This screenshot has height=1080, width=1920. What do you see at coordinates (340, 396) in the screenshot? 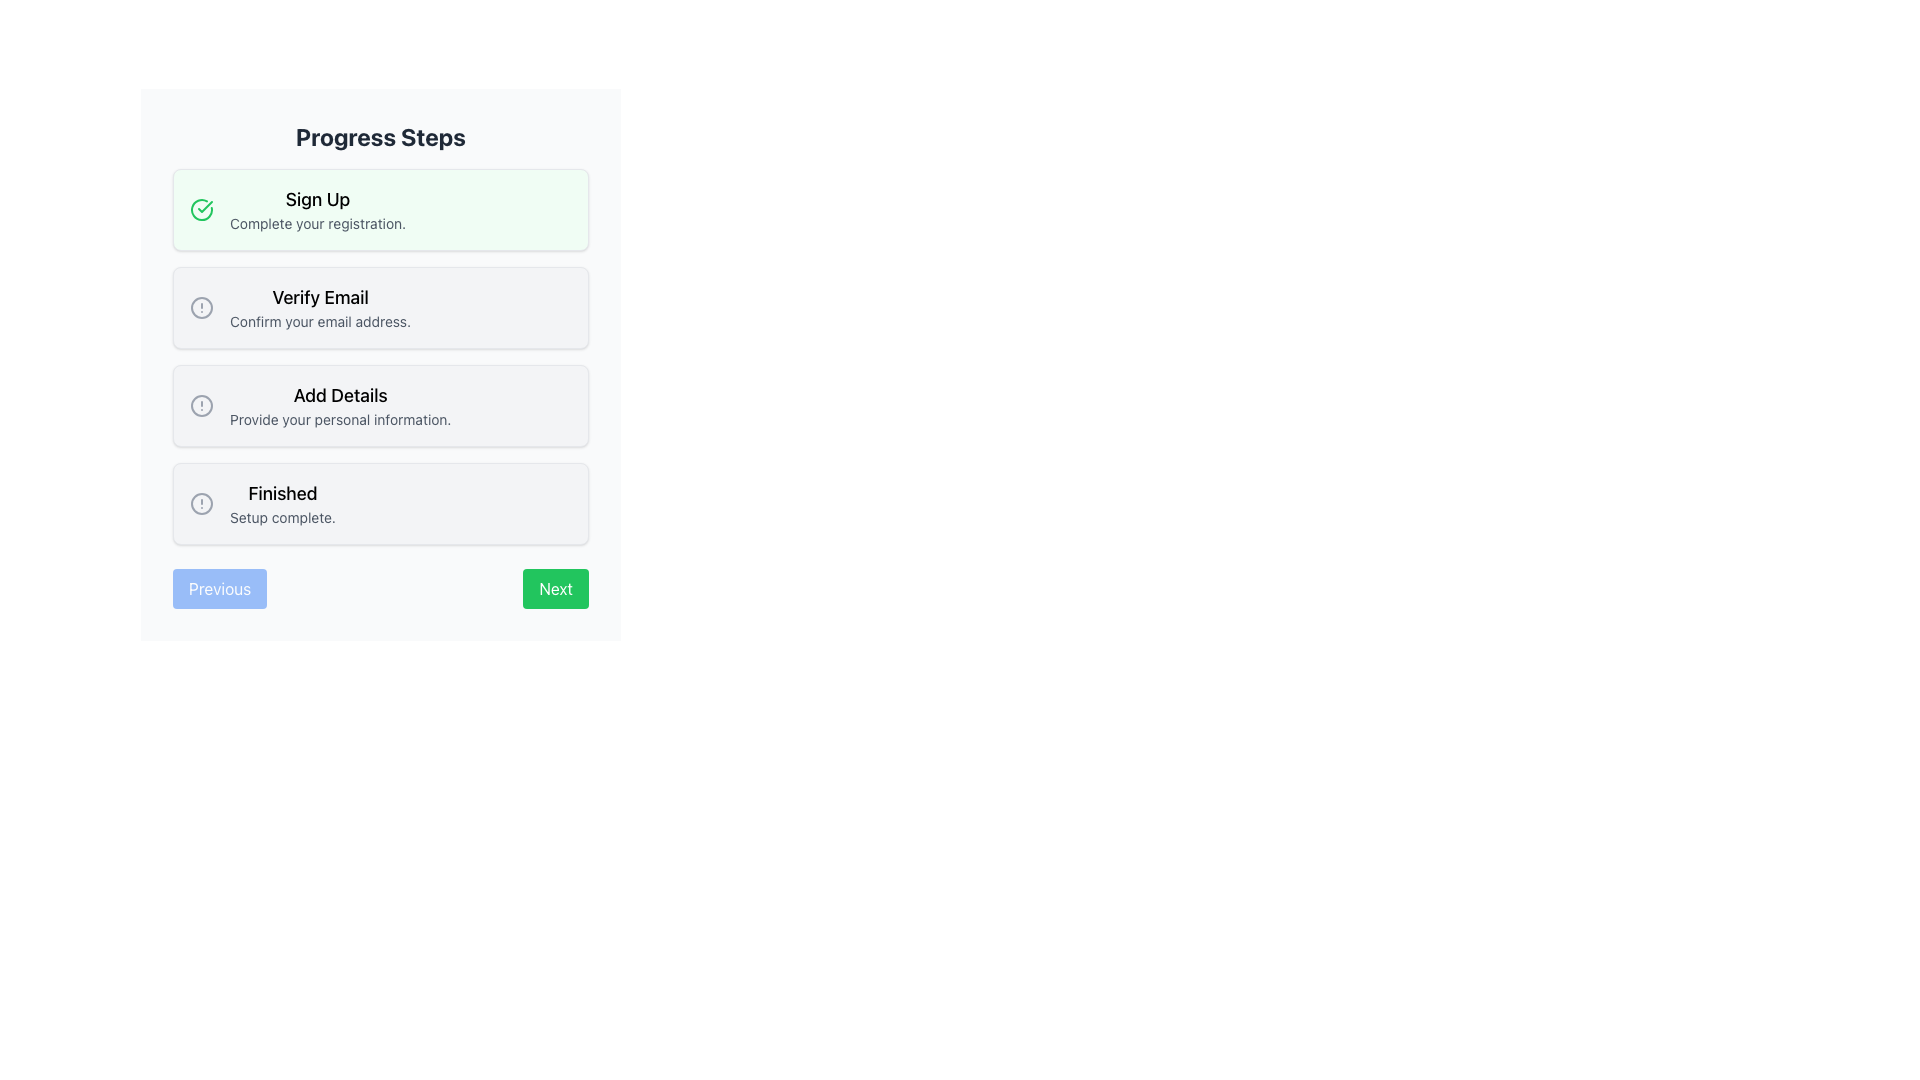
I see `the title text 'Add Details' of the third step in the step indicator interface, which is visually bold and larger than the descriptive text below it` at bounding box center [340, 396].